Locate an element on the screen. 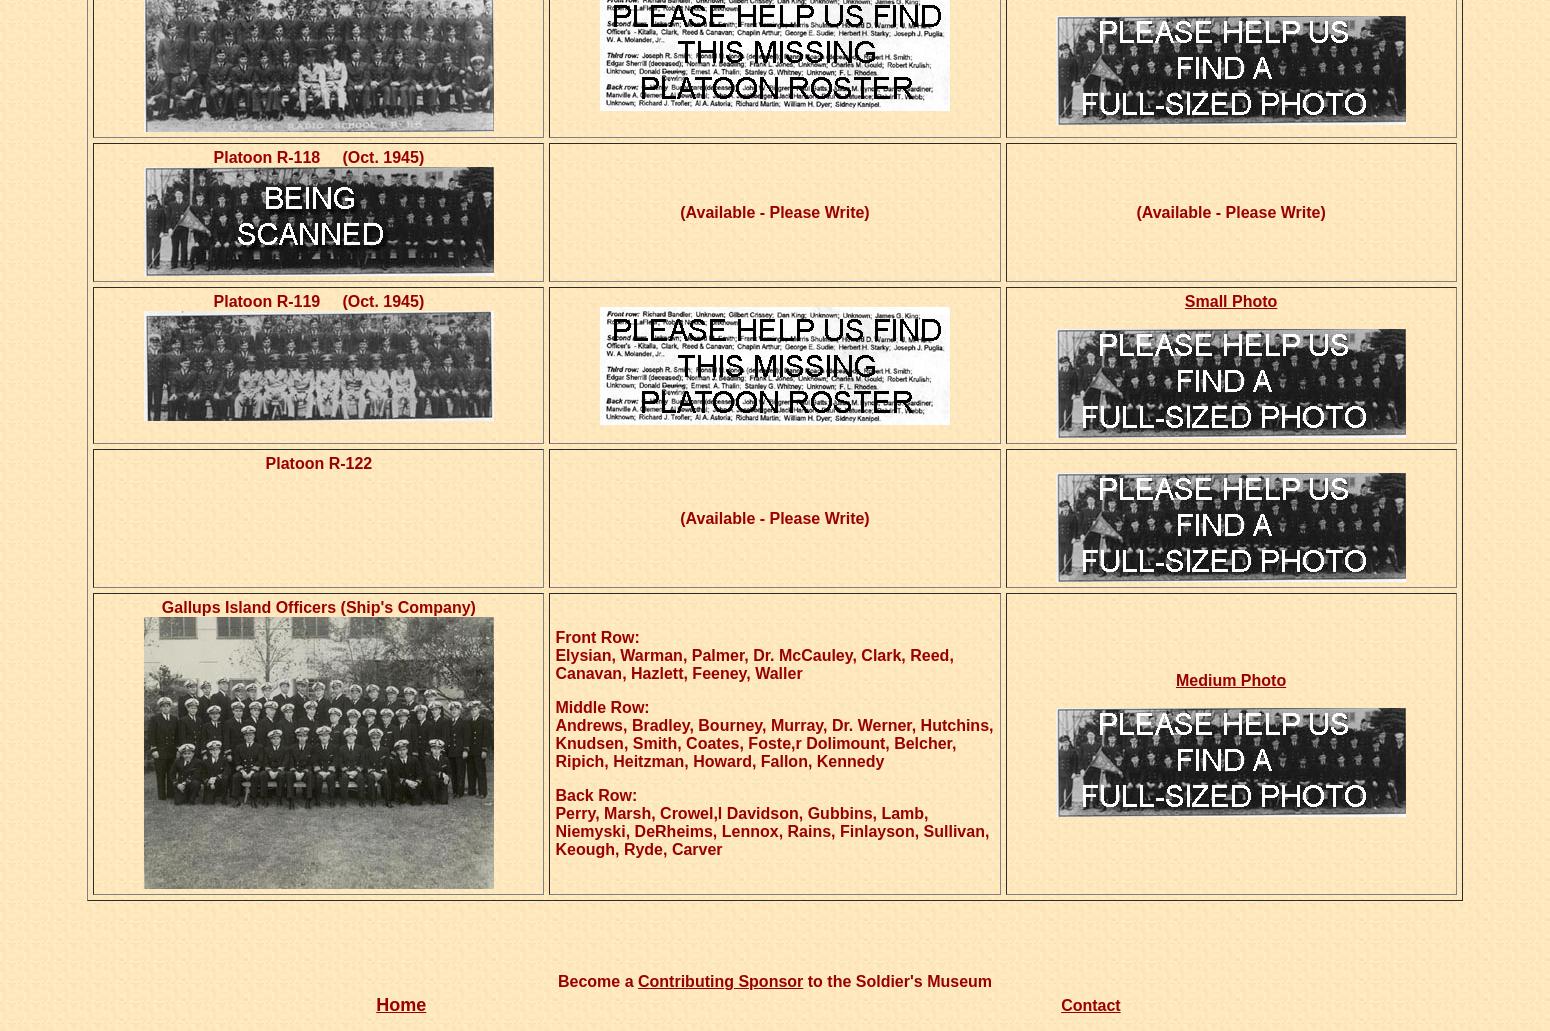 This screenshot has height=1031, width=1550. 'Perry, Marsh, Crowel,l Davidson, Gubbins, Lamb, Niemyski, DeRheims, Lennox, Rains, Finlayson, Sullivan, Keough, Ryde, Carver' is located at coordinates (772, 831).